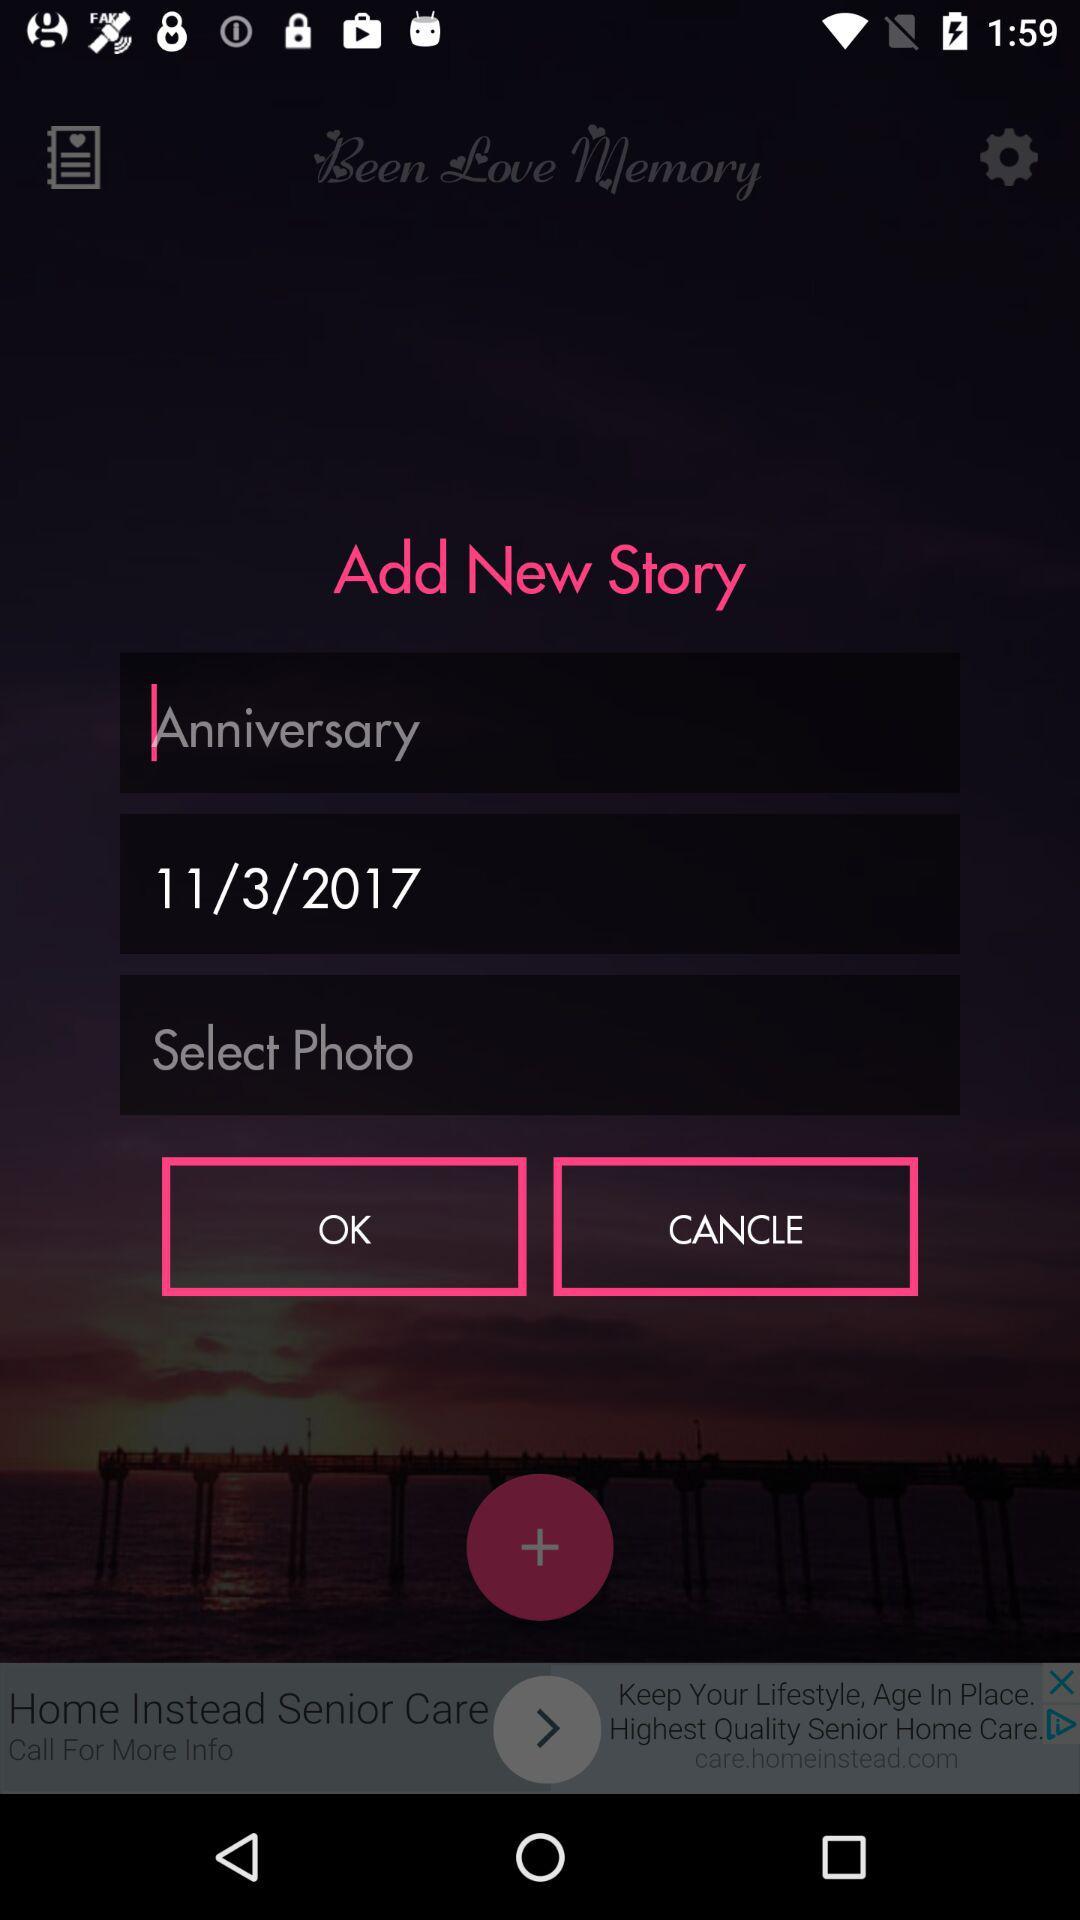  I want to click on anniversary, so click(540, 721).